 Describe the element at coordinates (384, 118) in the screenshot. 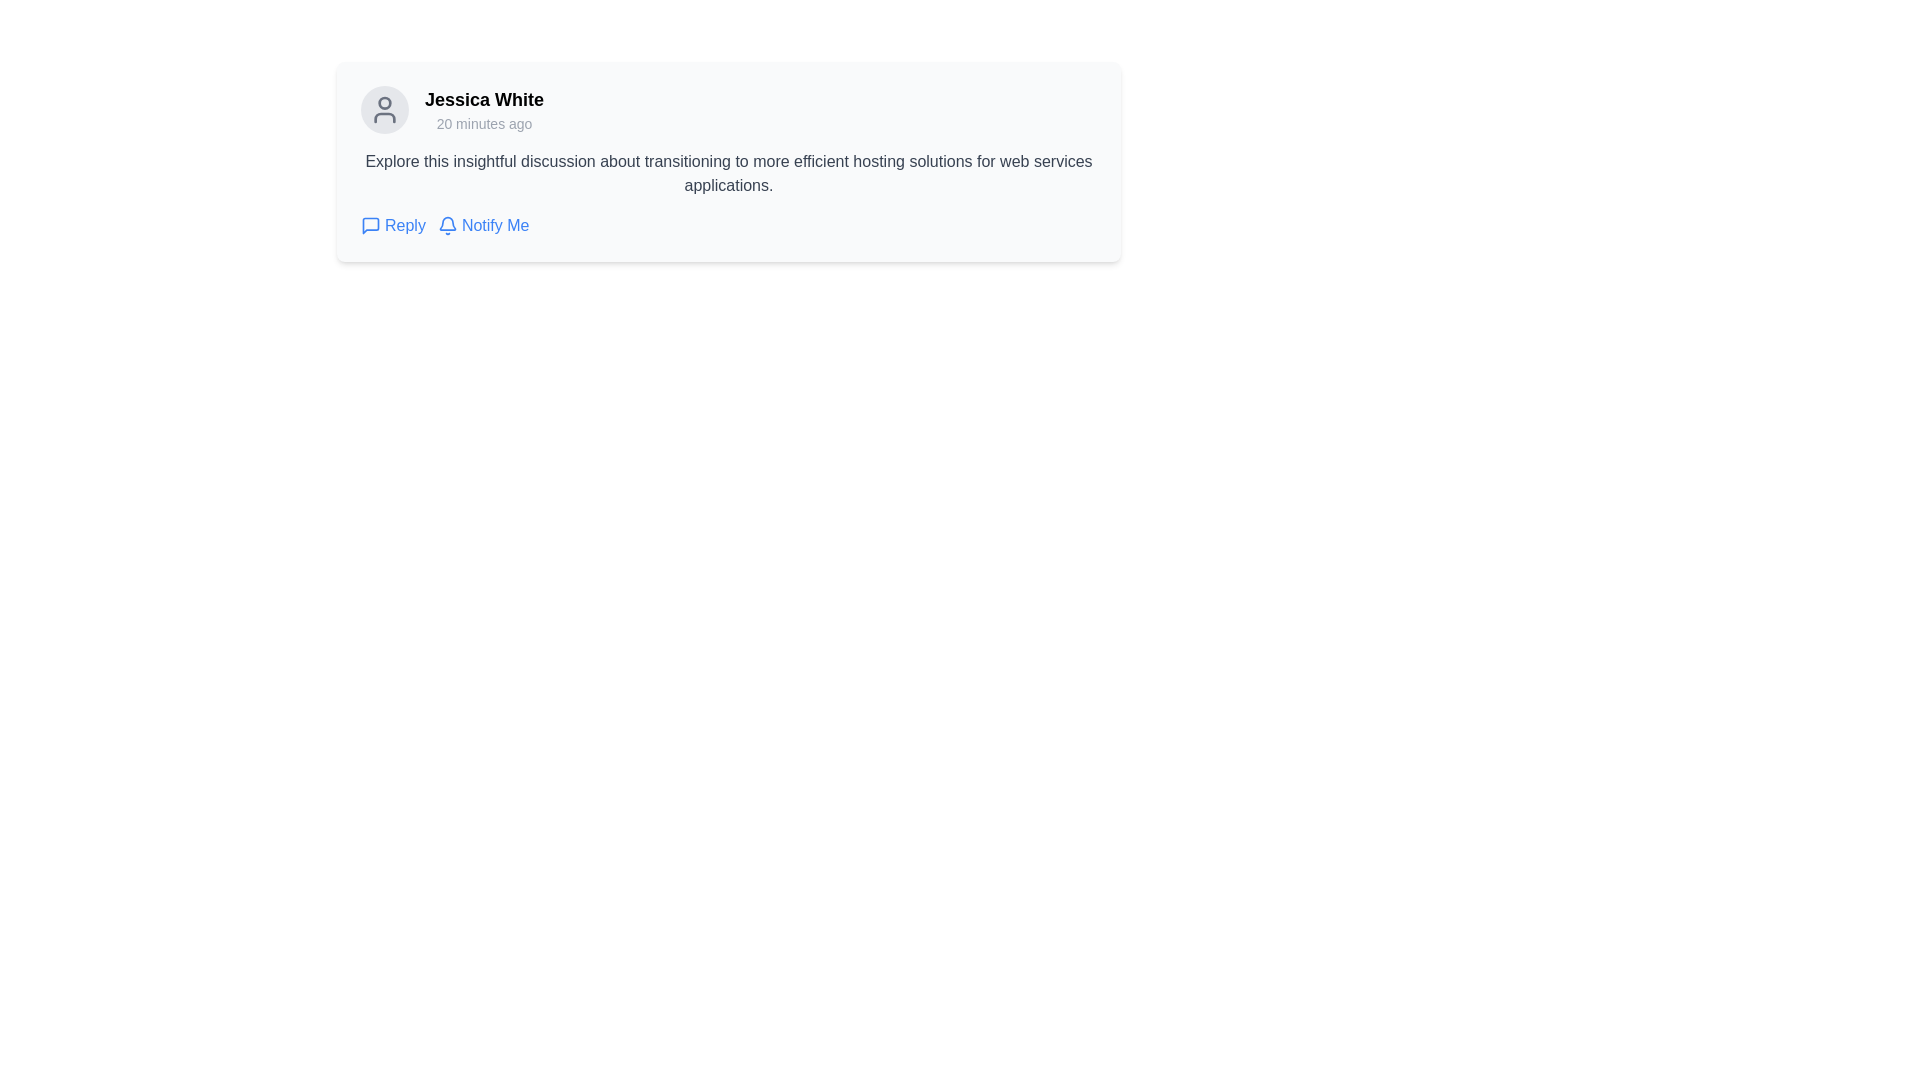

I see `the semi-circular lower part of the user icon, which represents the shoulders or chest area, located within the user profile card` at that location.